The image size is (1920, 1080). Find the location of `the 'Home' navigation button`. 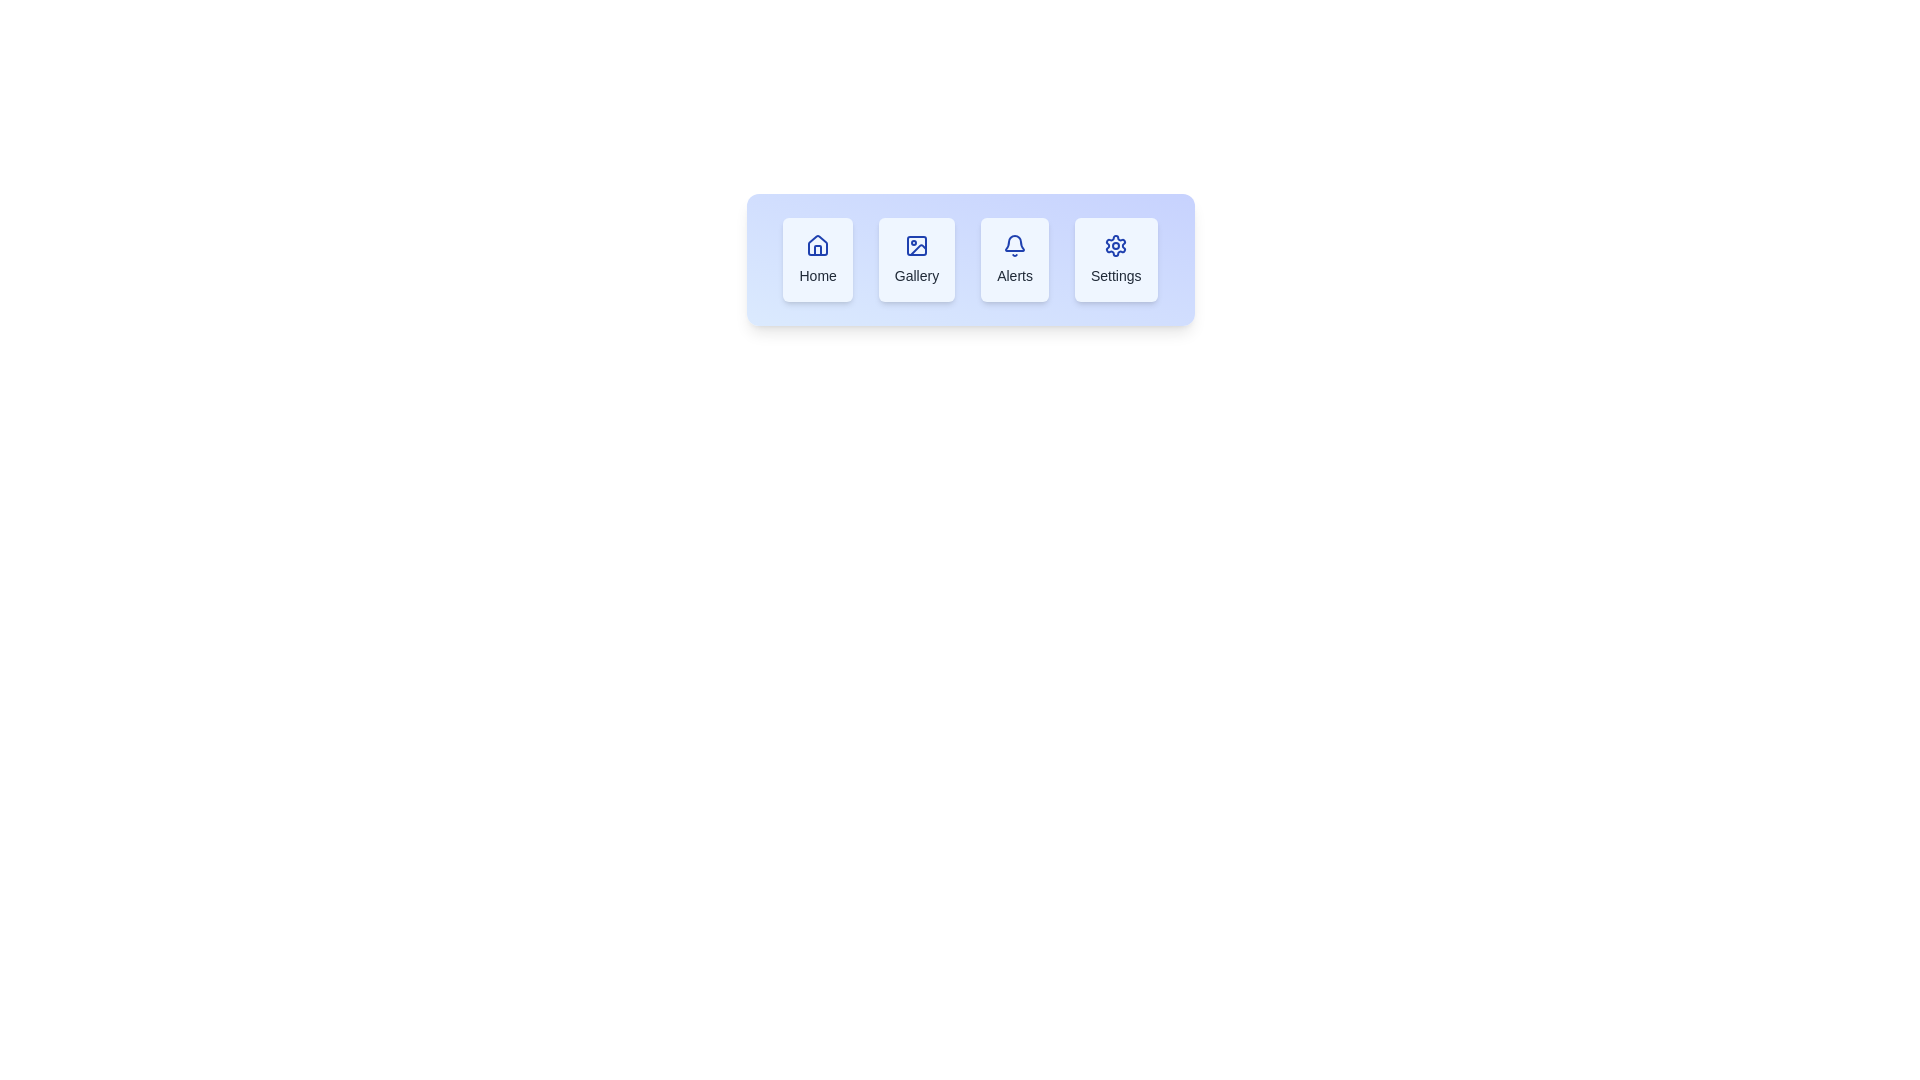

the 'Home' navigation button is located at coordinates (818, 258).